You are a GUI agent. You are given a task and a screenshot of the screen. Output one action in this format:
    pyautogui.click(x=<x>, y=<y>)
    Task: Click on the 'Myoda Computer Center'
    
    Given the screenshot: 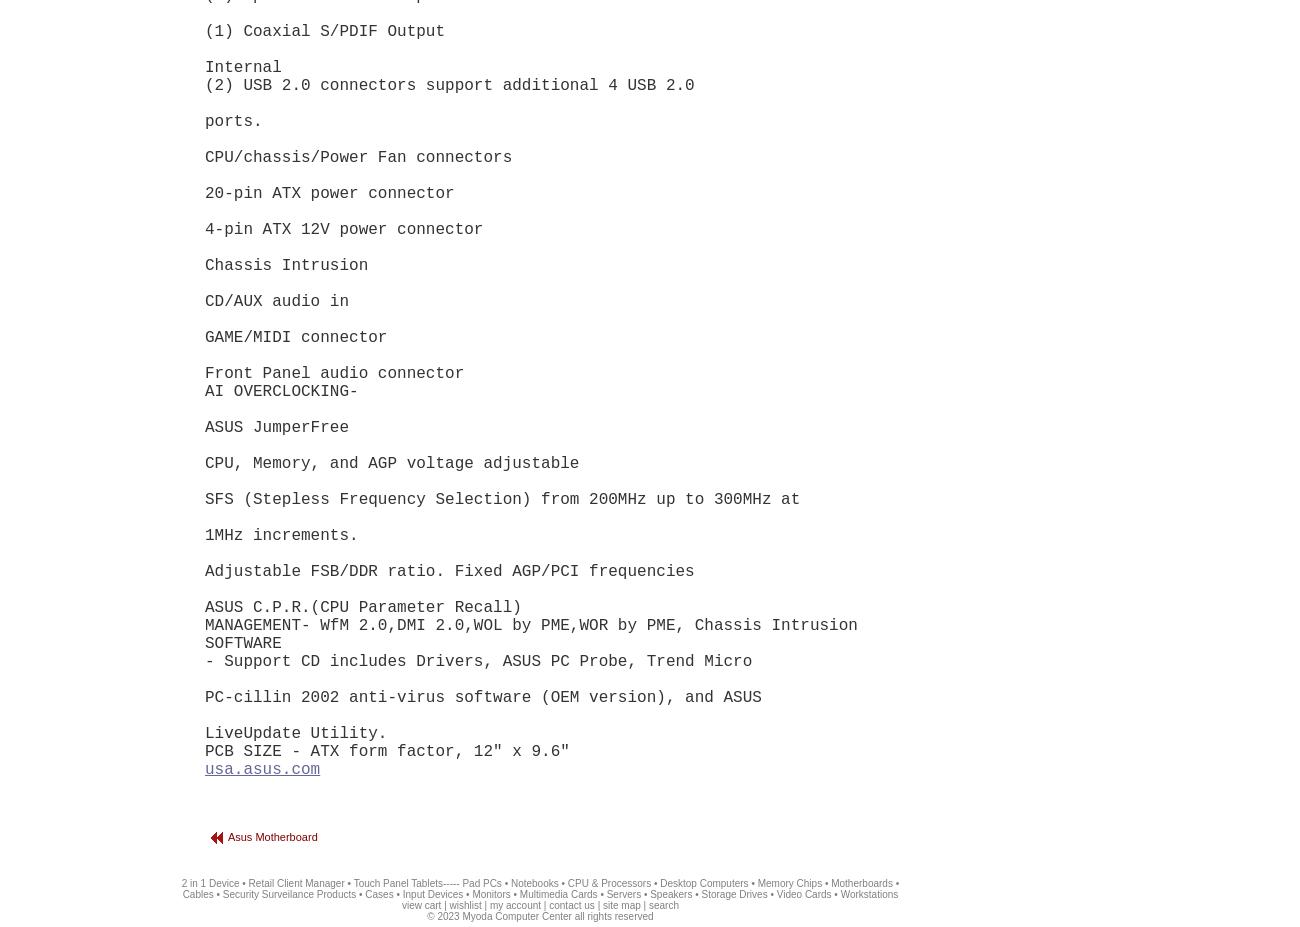 What is the action you would take?
    pyautogui.click(x=516, y=916)
    